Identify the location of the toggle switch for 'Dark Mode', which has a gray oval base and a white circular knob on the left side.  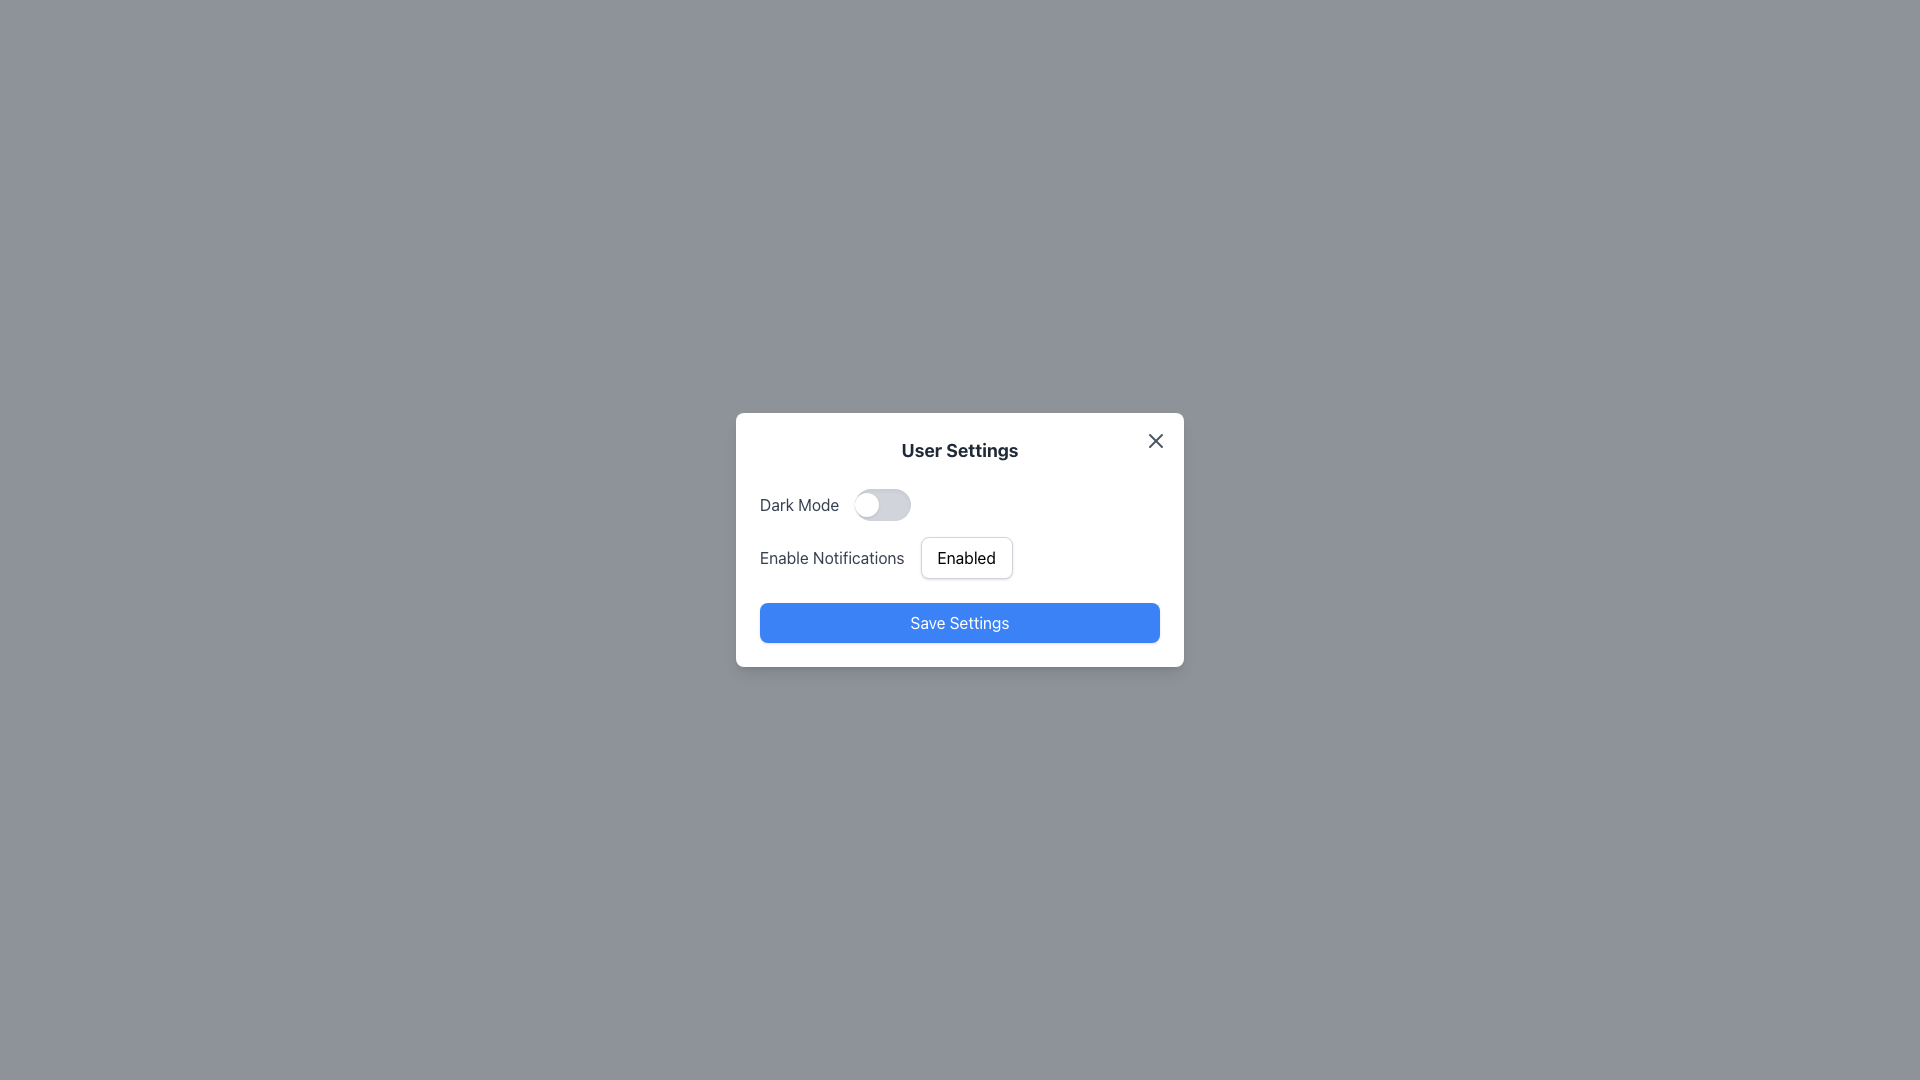
(882, 504).